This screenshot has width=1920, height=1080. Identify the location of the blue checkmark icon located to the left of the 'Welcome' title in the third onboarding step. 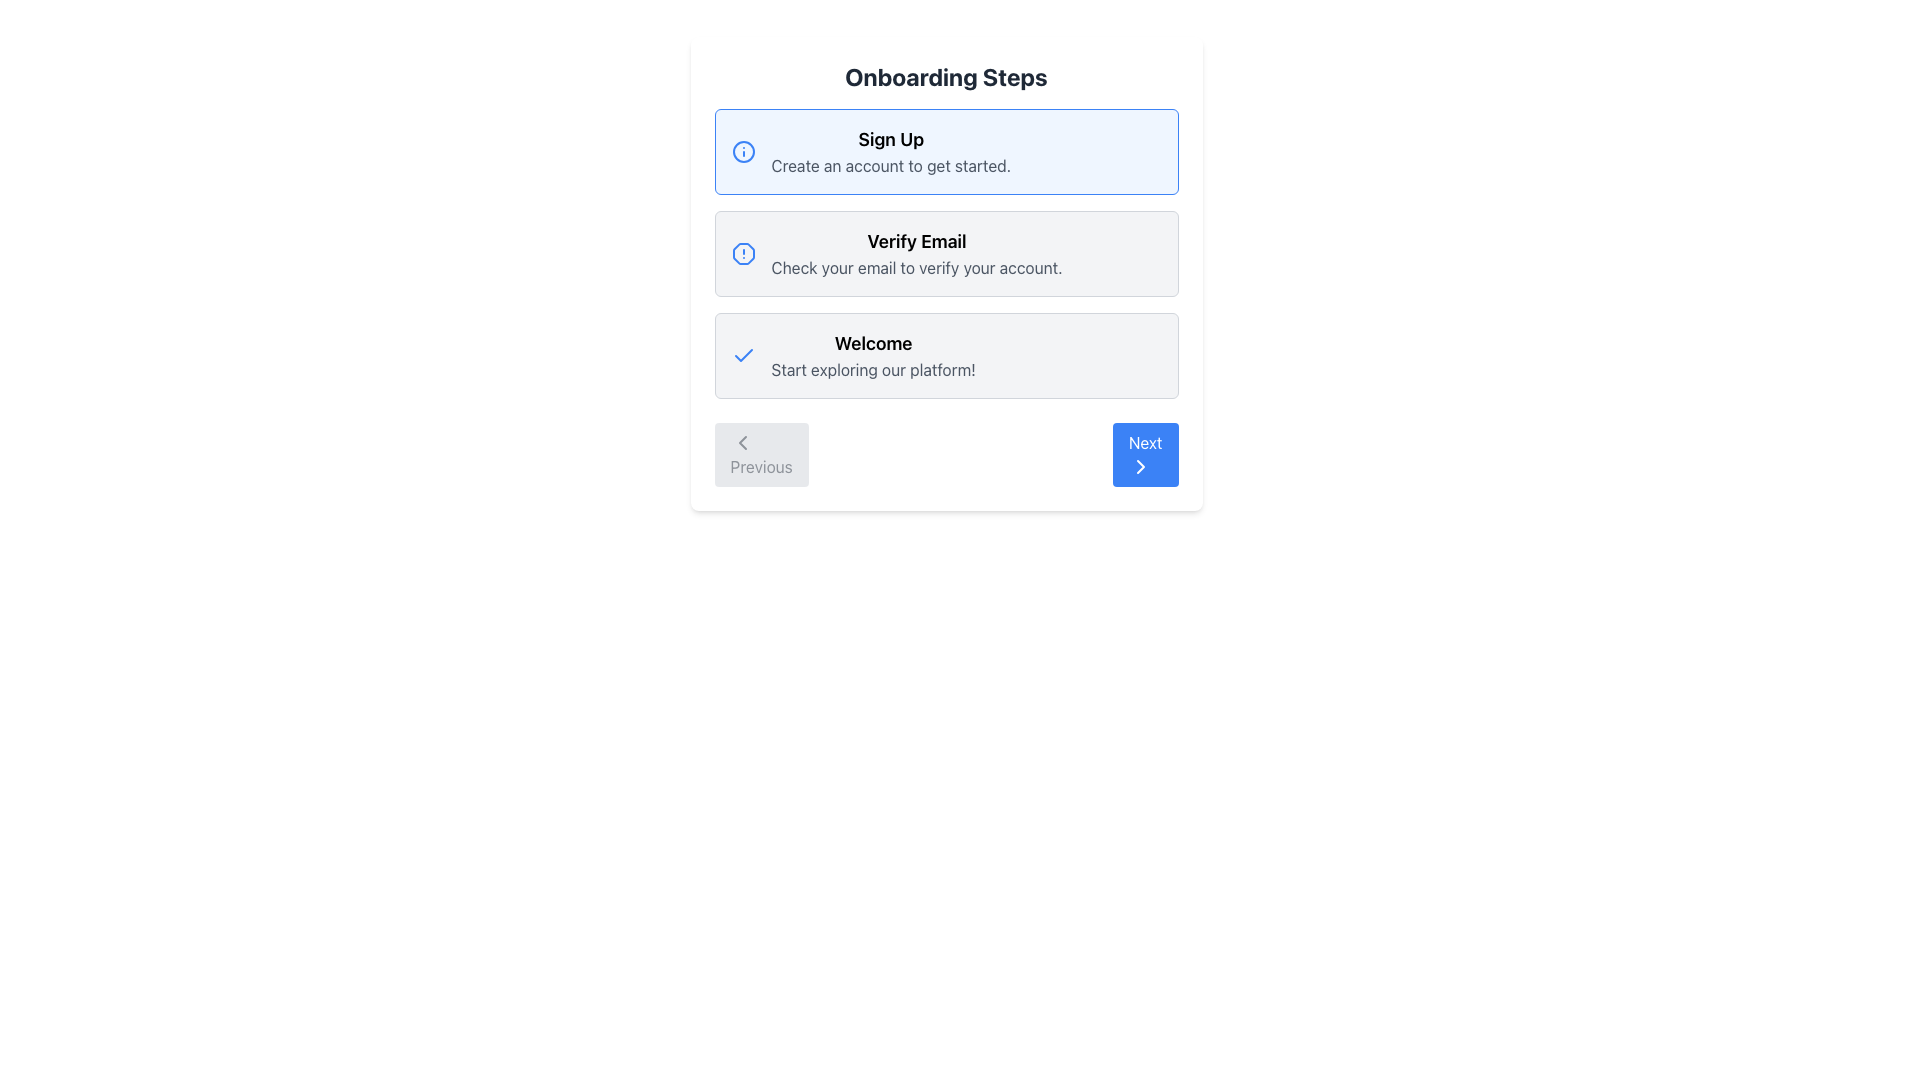
(742, 354).